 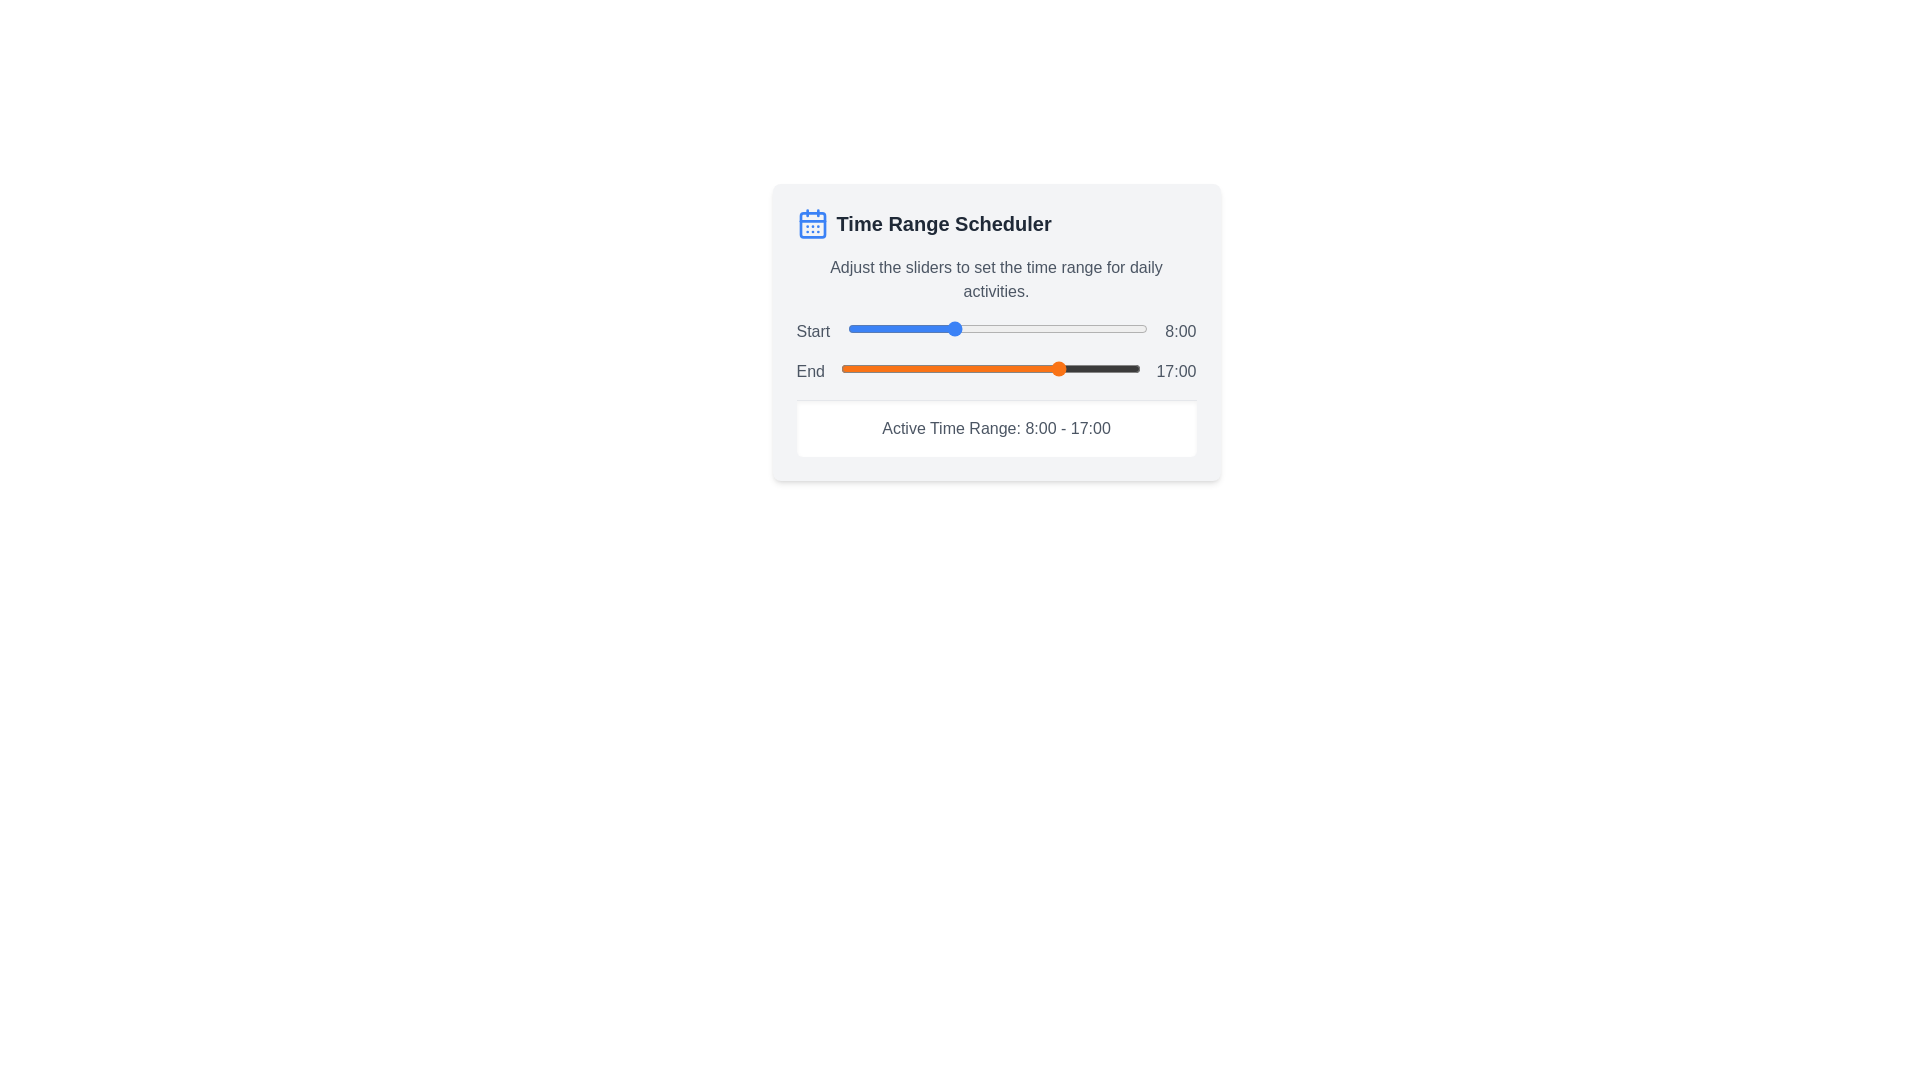 I want to click on the start time slider to 6 hours, so click(x=925, y=327).